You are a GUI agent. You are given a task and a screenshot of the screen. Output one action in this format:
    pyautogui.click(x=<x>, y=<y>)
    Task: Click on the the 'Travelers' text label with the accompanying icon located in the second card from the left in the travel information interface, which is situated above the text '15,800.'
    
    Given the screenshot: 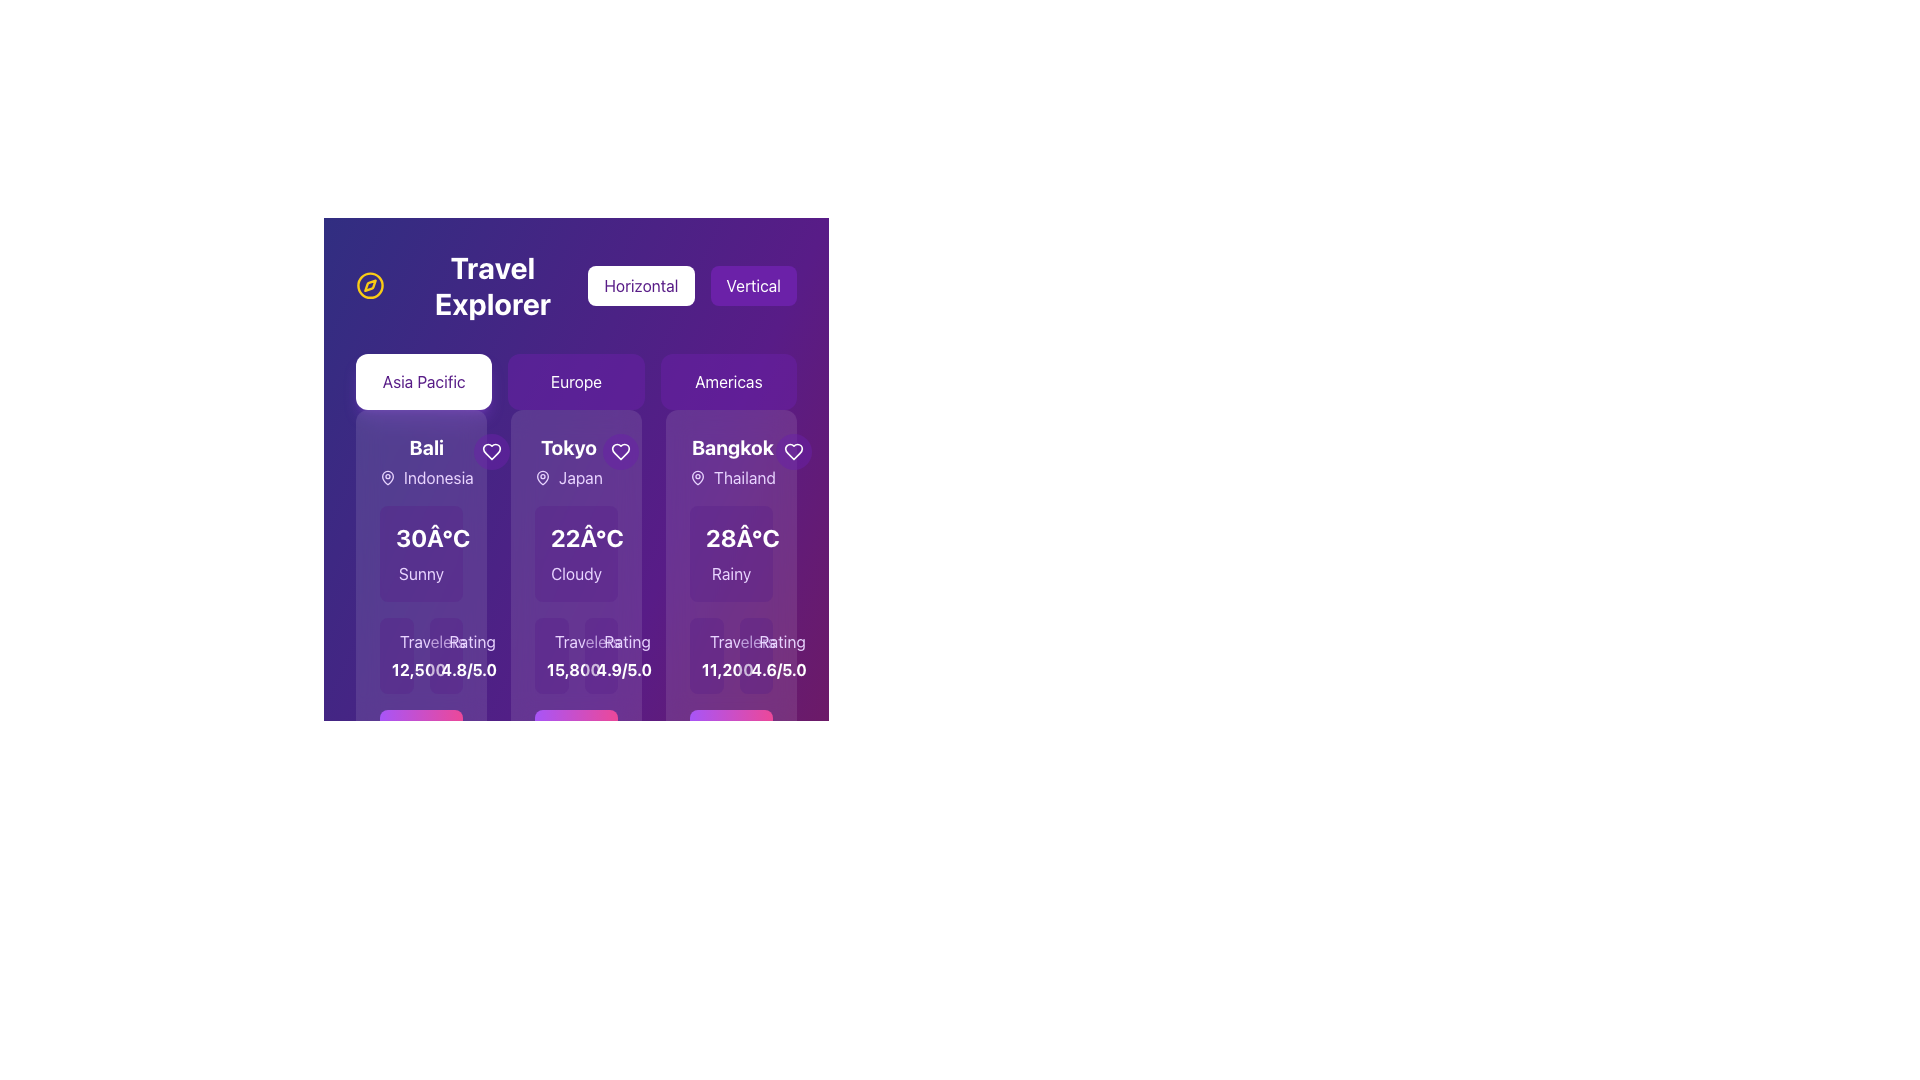 What is the action you would take?
    pyautogui.click(x=551, y=641)
    